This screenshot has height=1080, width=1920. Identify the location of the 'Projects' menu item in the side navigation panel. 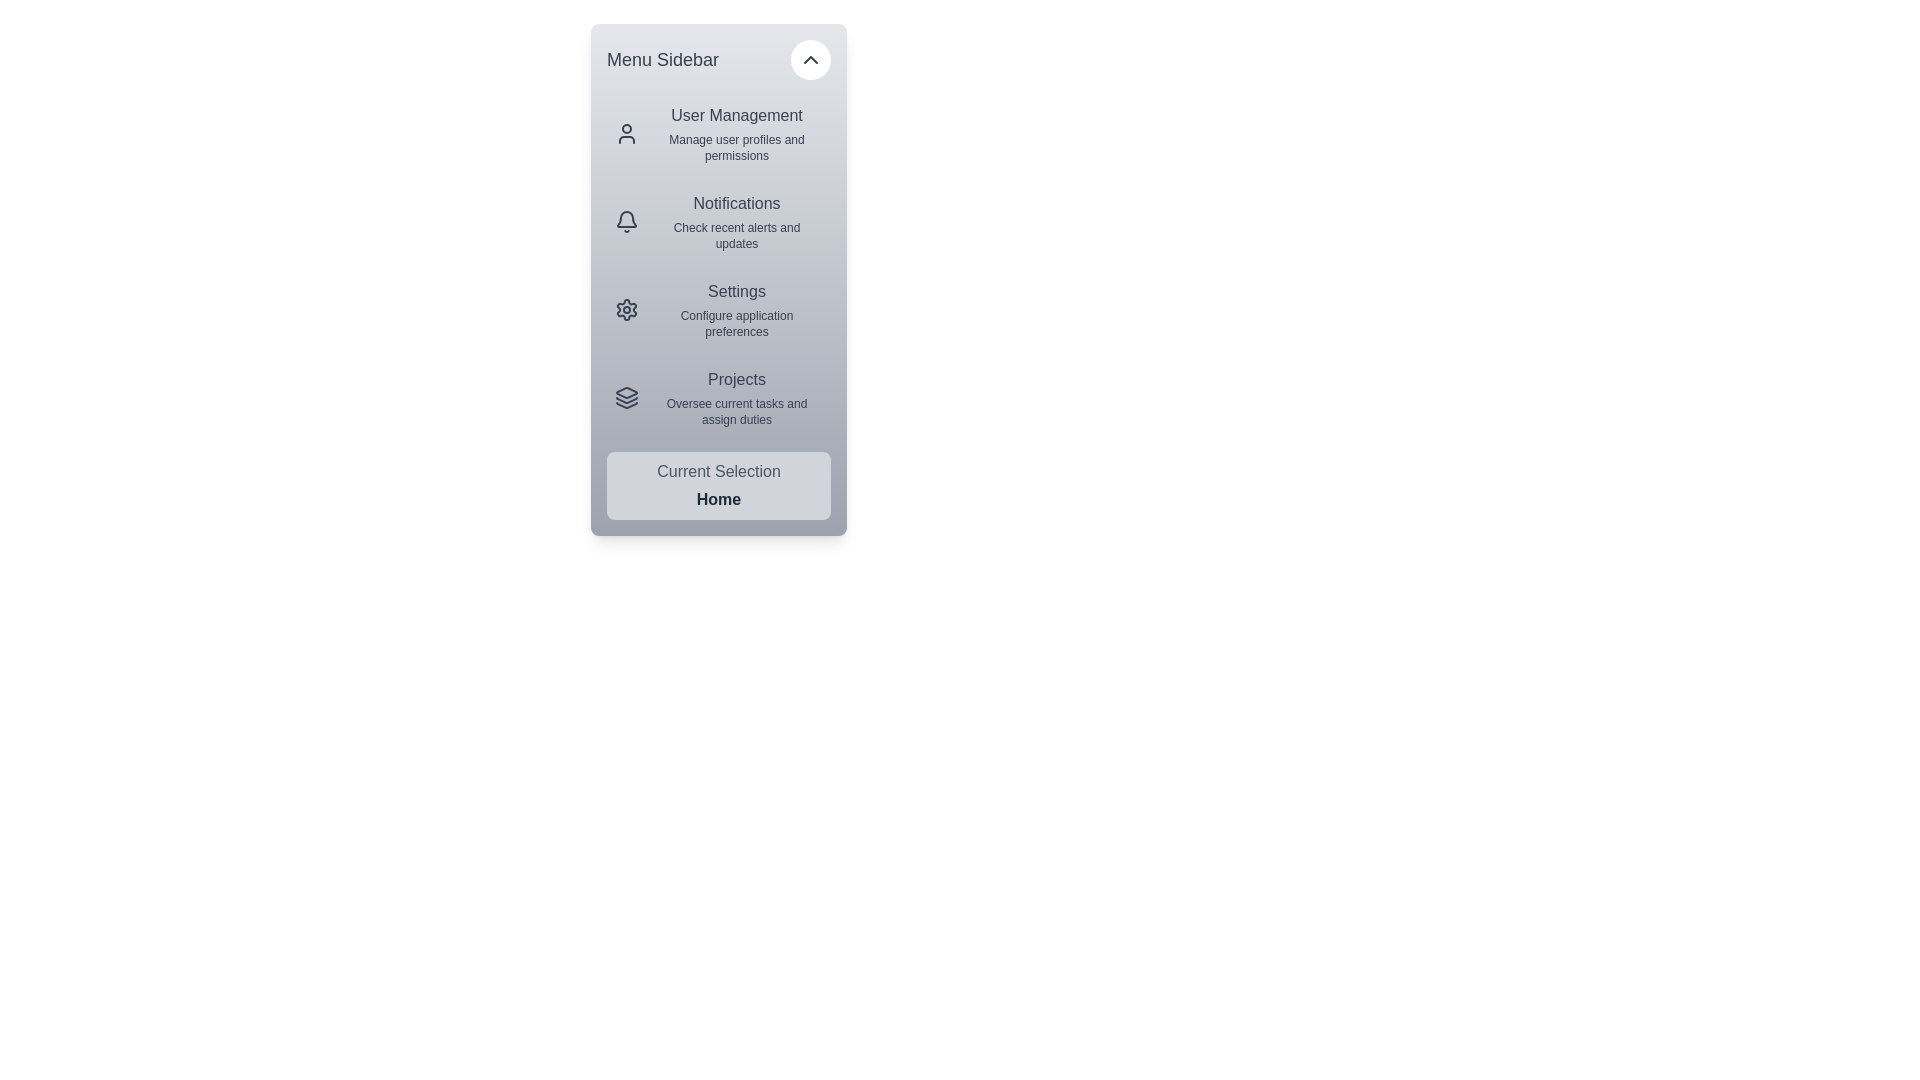
(719, 397).